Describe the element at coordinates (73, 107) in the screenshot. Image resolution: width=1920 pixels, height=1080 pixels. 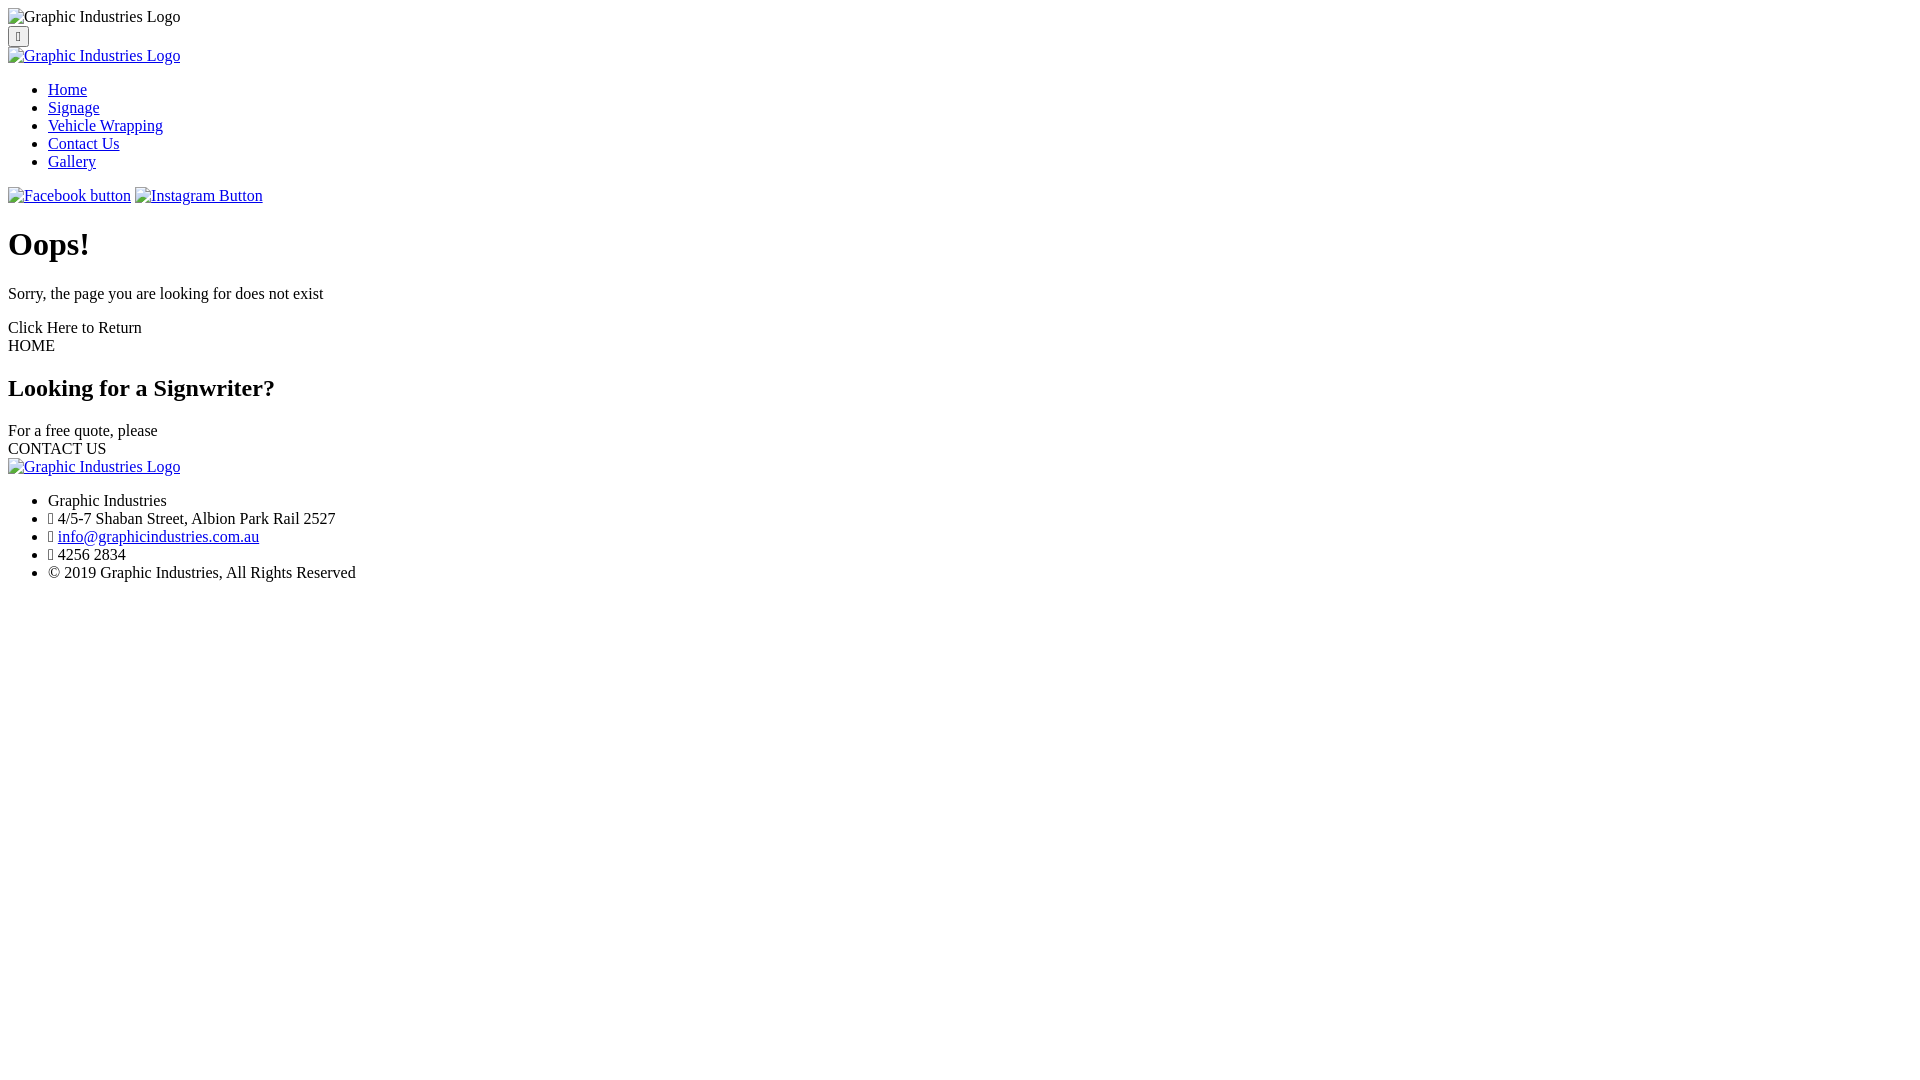
I see `'Signage'` at that location.